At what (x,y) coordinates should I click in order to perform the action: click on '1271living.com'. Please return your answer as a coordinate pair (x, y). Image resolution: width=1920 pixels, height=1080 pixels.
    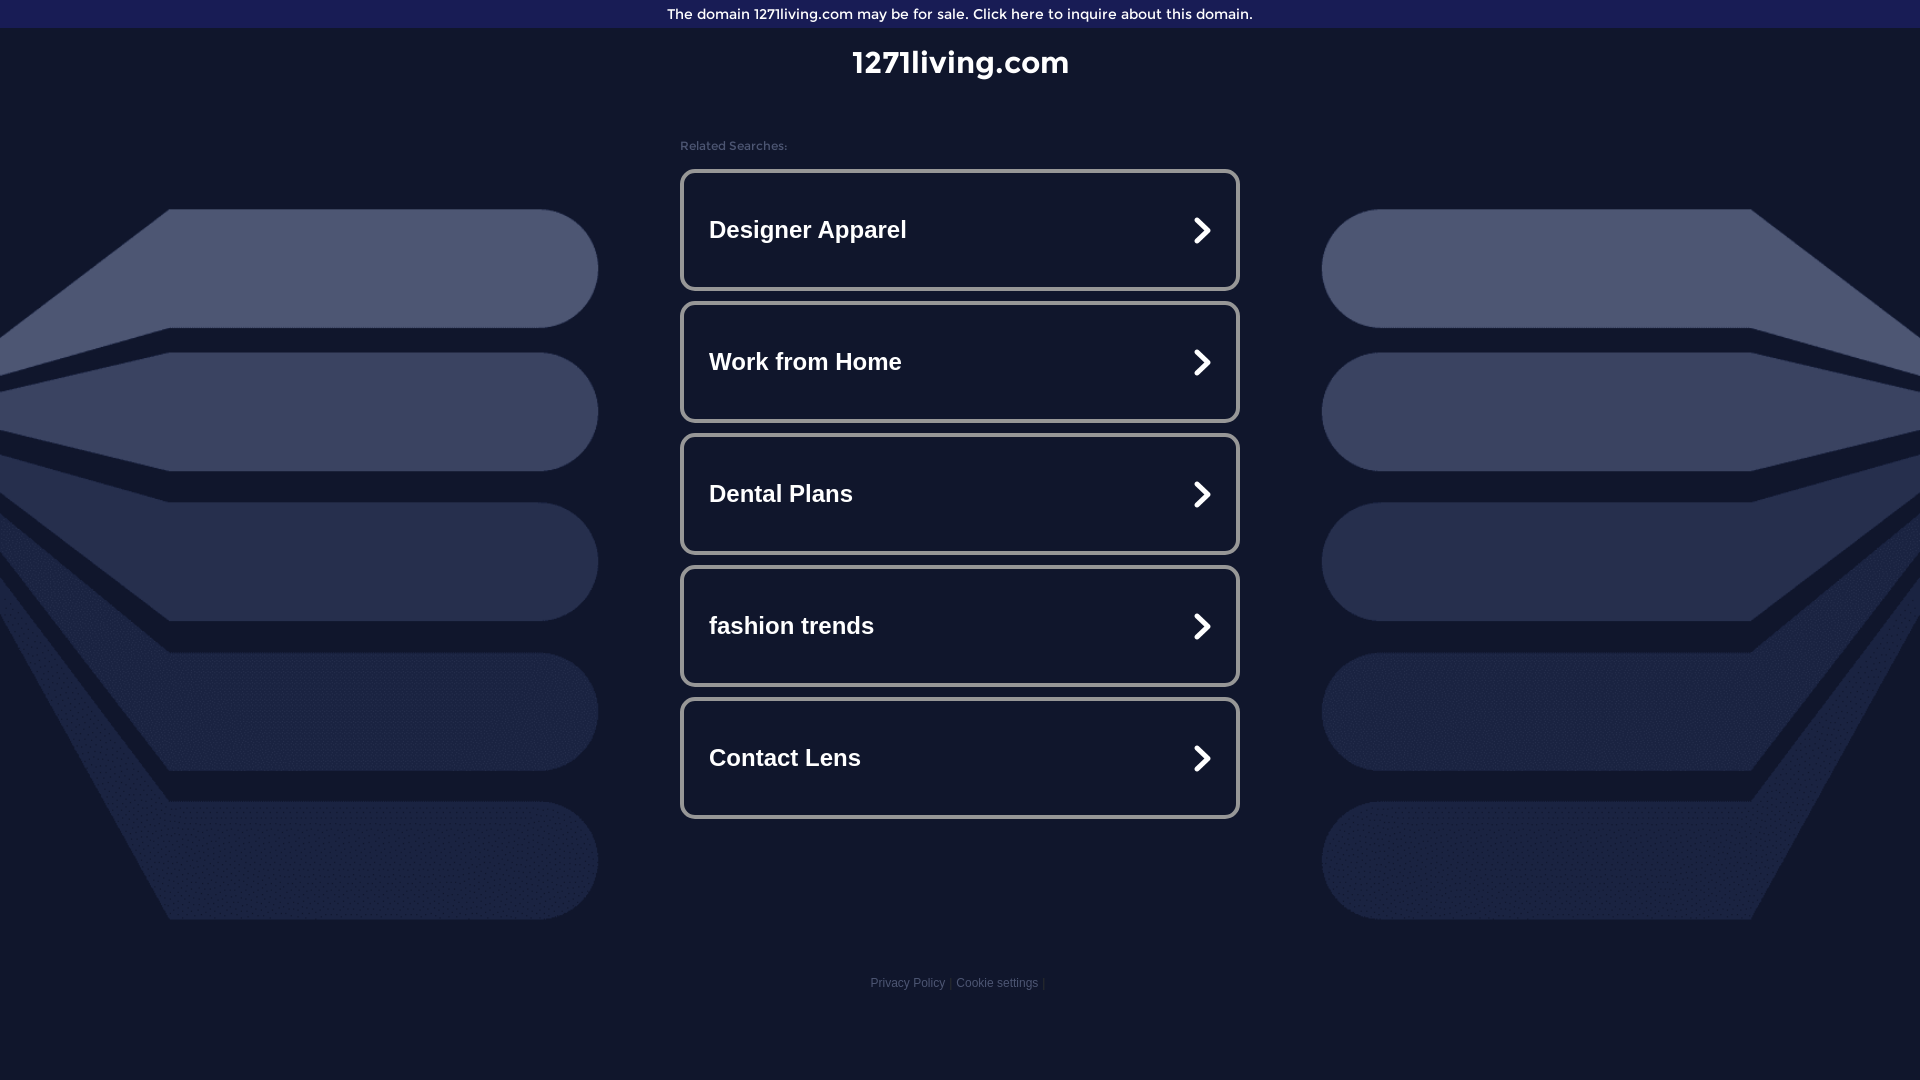
    Looking at the image, I should click on (960, 61).